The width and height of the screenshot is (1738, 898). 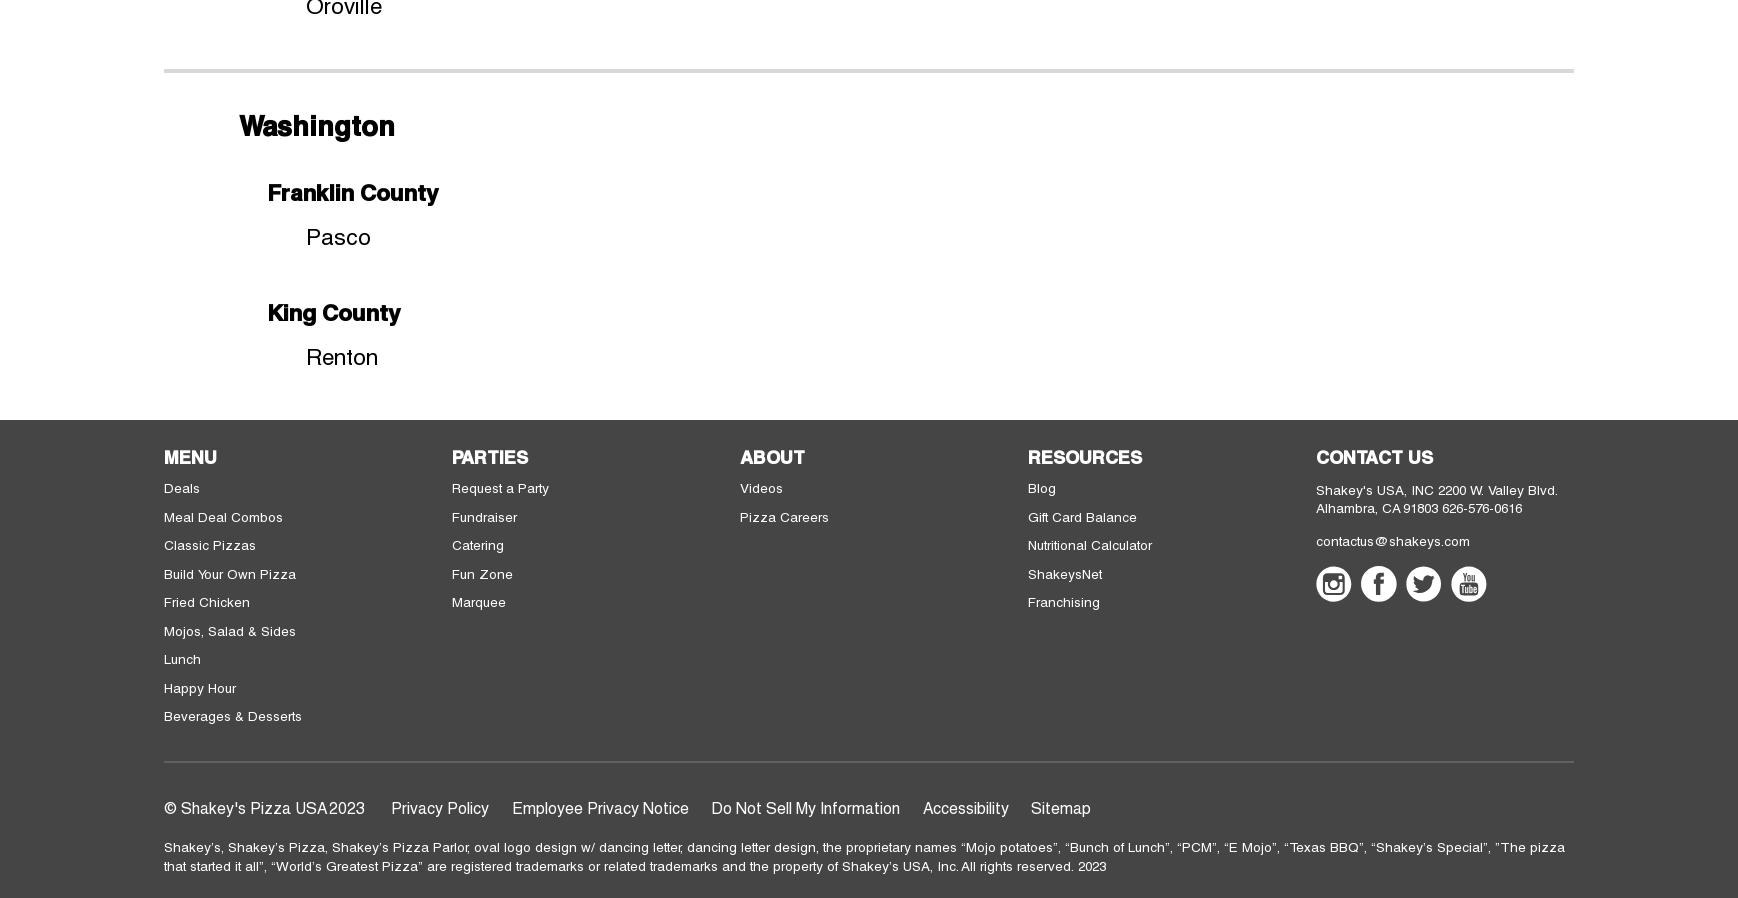 I want to click on 'Franklin County', so click(x=351, y=190).